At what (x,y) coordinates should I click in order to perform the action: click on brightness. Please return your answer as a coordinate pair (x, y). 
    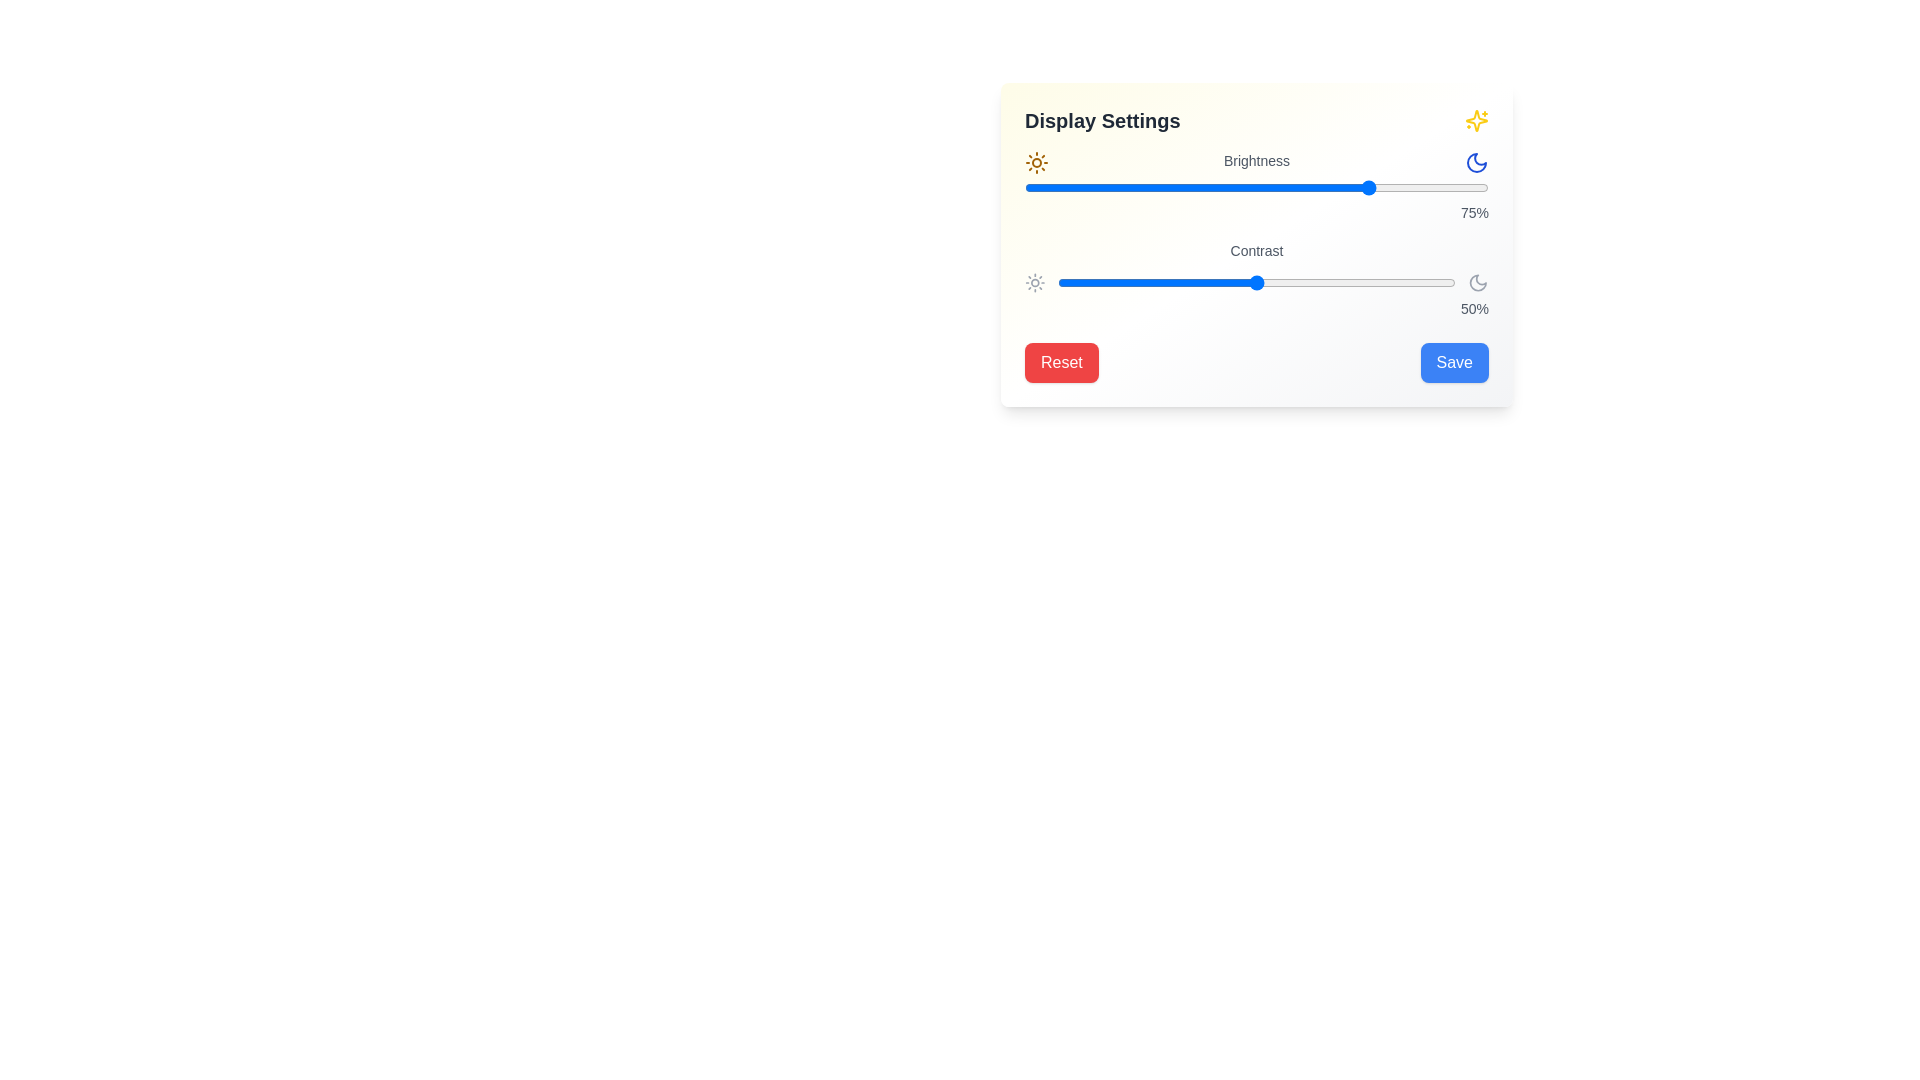
    Looking at the image, I should click on (1102, 188).